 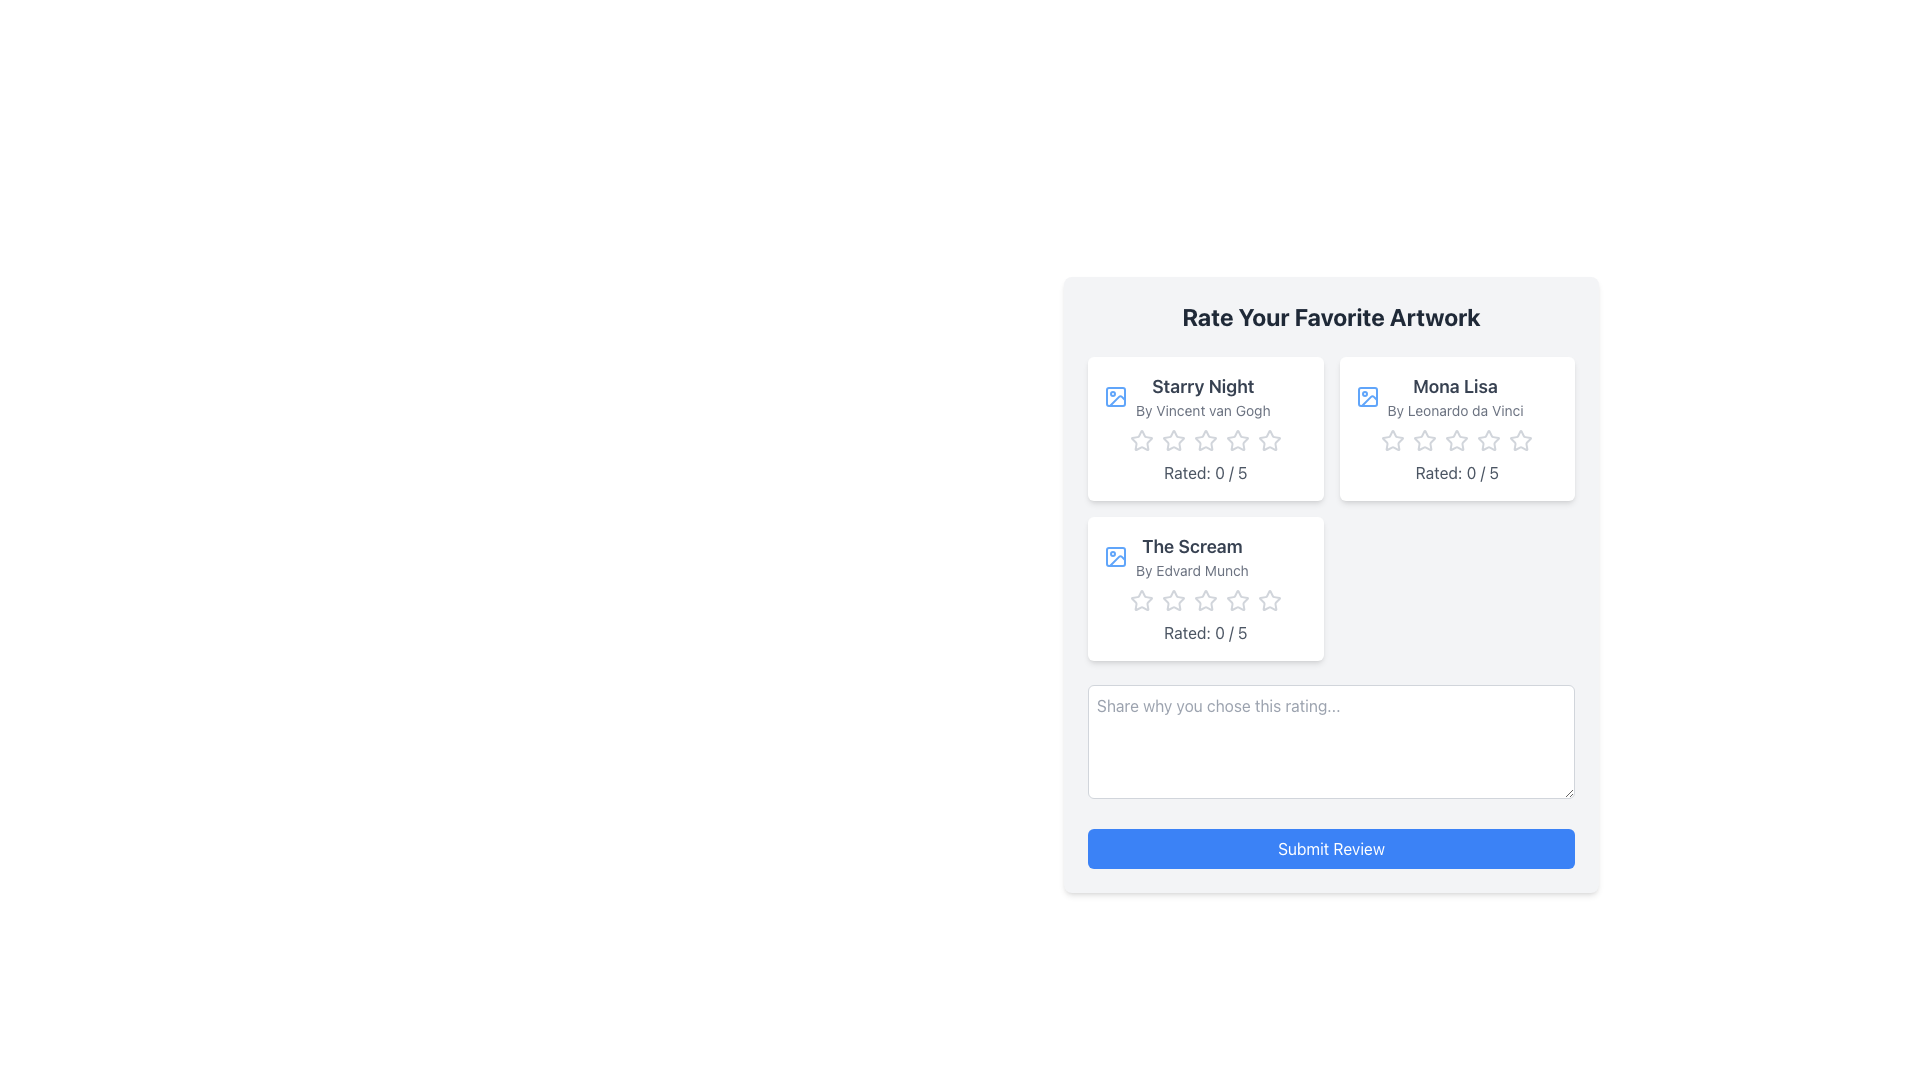 What do you see at coordinates (1204, 600) in the screenshot?
I see `the fifth star icon in the five-star rating system below 'The Scream' artwork card` at bounding box center [1204, 600].